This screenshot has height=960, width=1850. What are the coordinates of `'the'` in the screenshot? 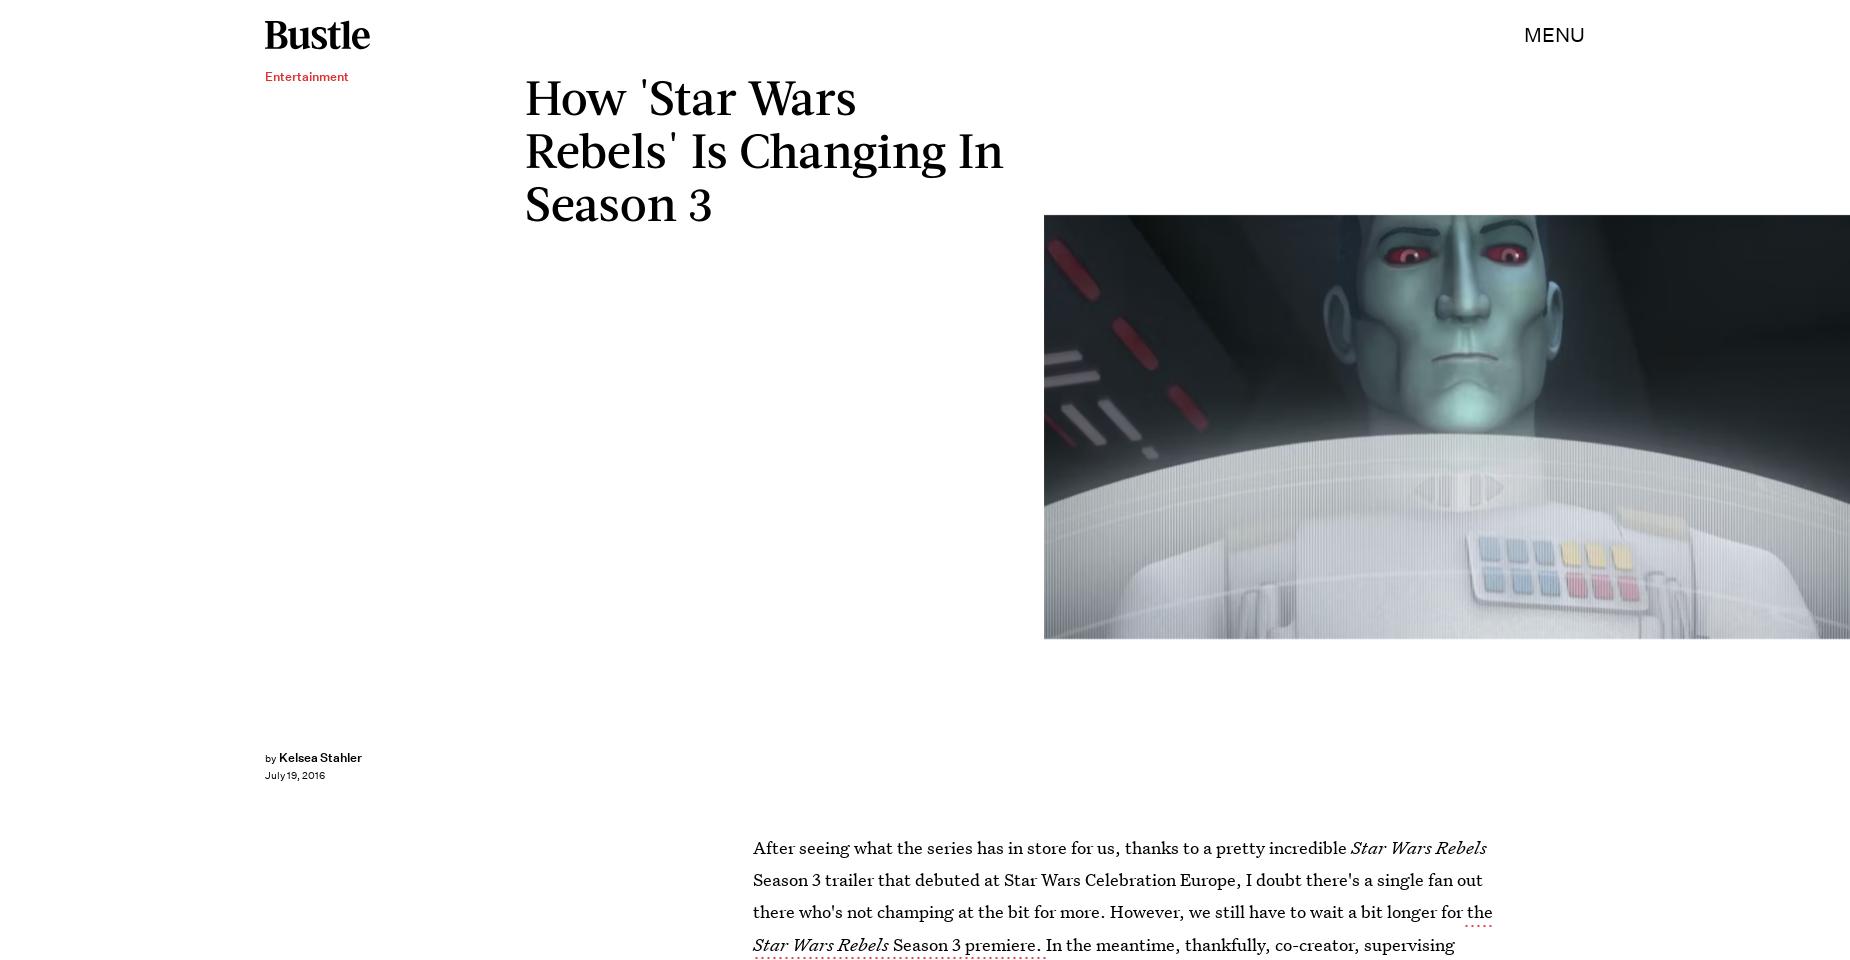 It's located at (1477, 911).